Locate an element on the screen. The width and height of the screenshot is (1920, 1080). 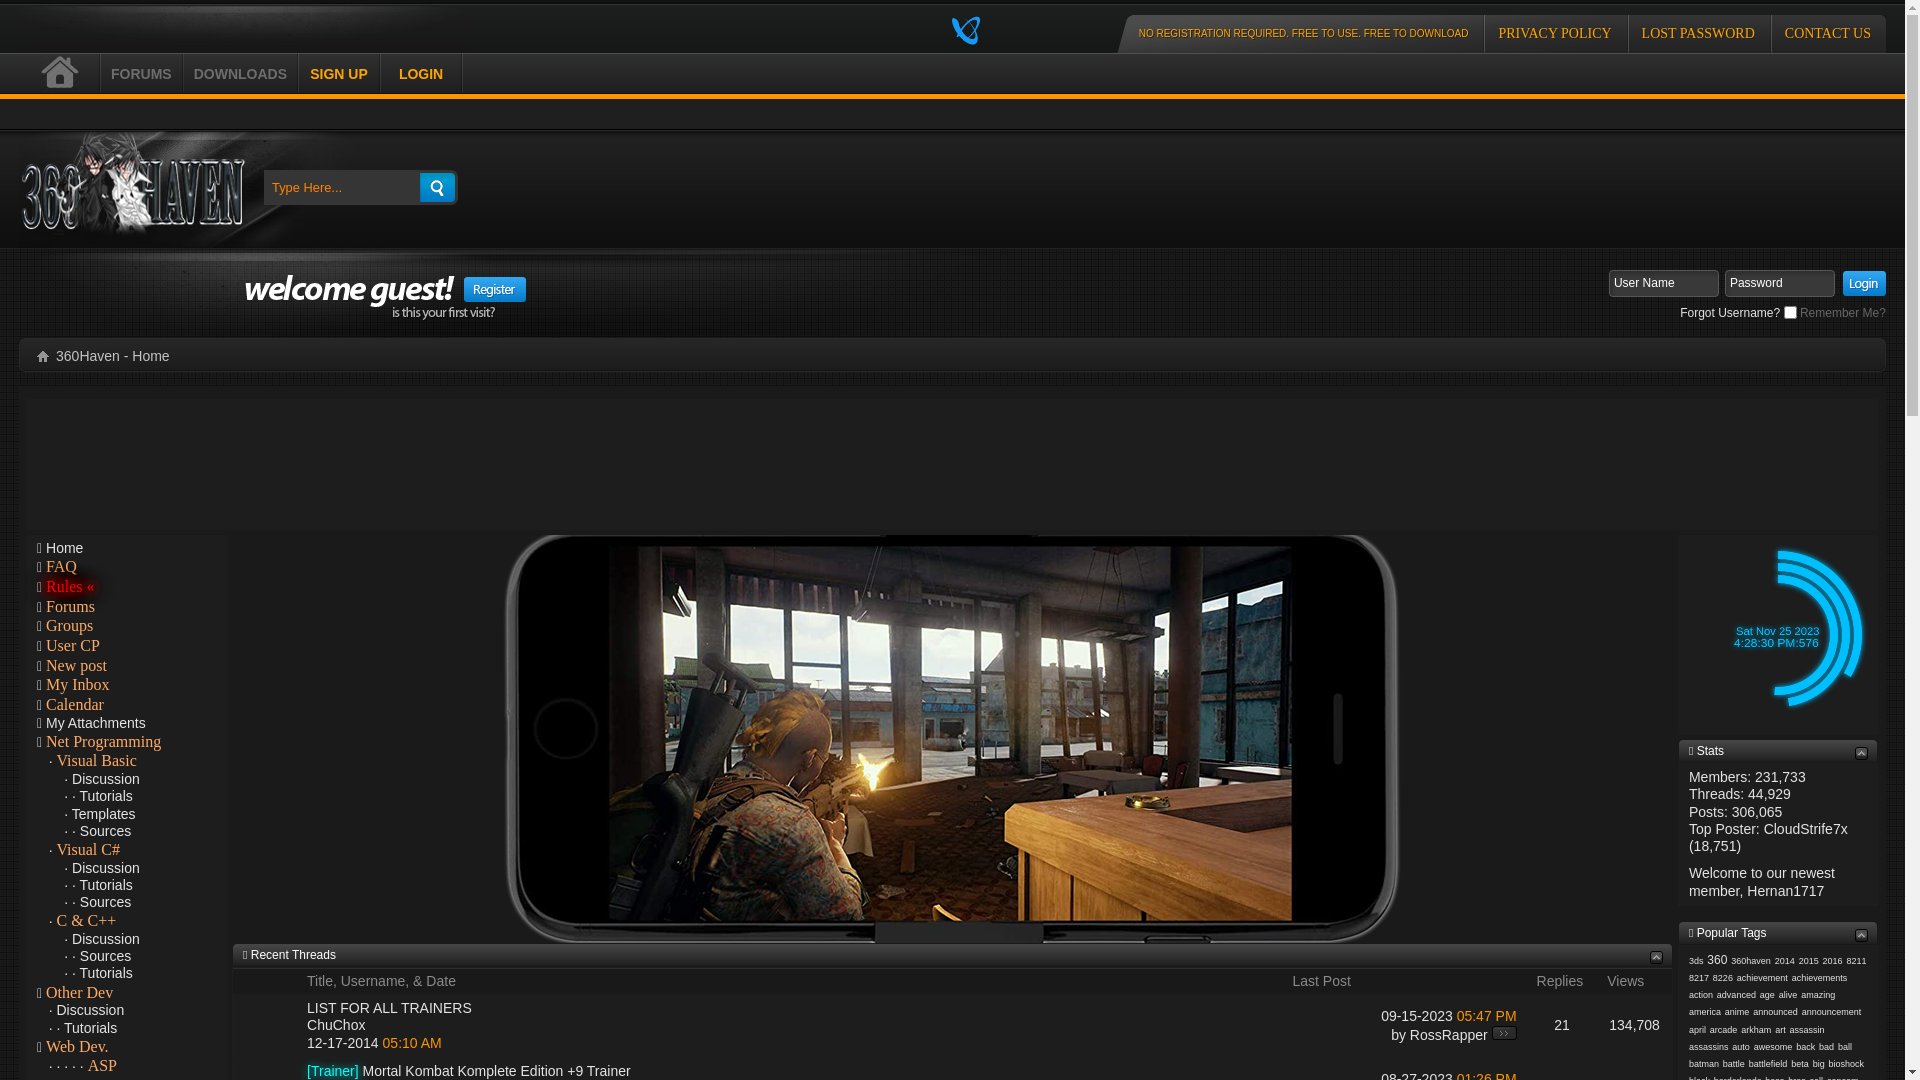
'My Inbox' is located at coordinates (77, 684).